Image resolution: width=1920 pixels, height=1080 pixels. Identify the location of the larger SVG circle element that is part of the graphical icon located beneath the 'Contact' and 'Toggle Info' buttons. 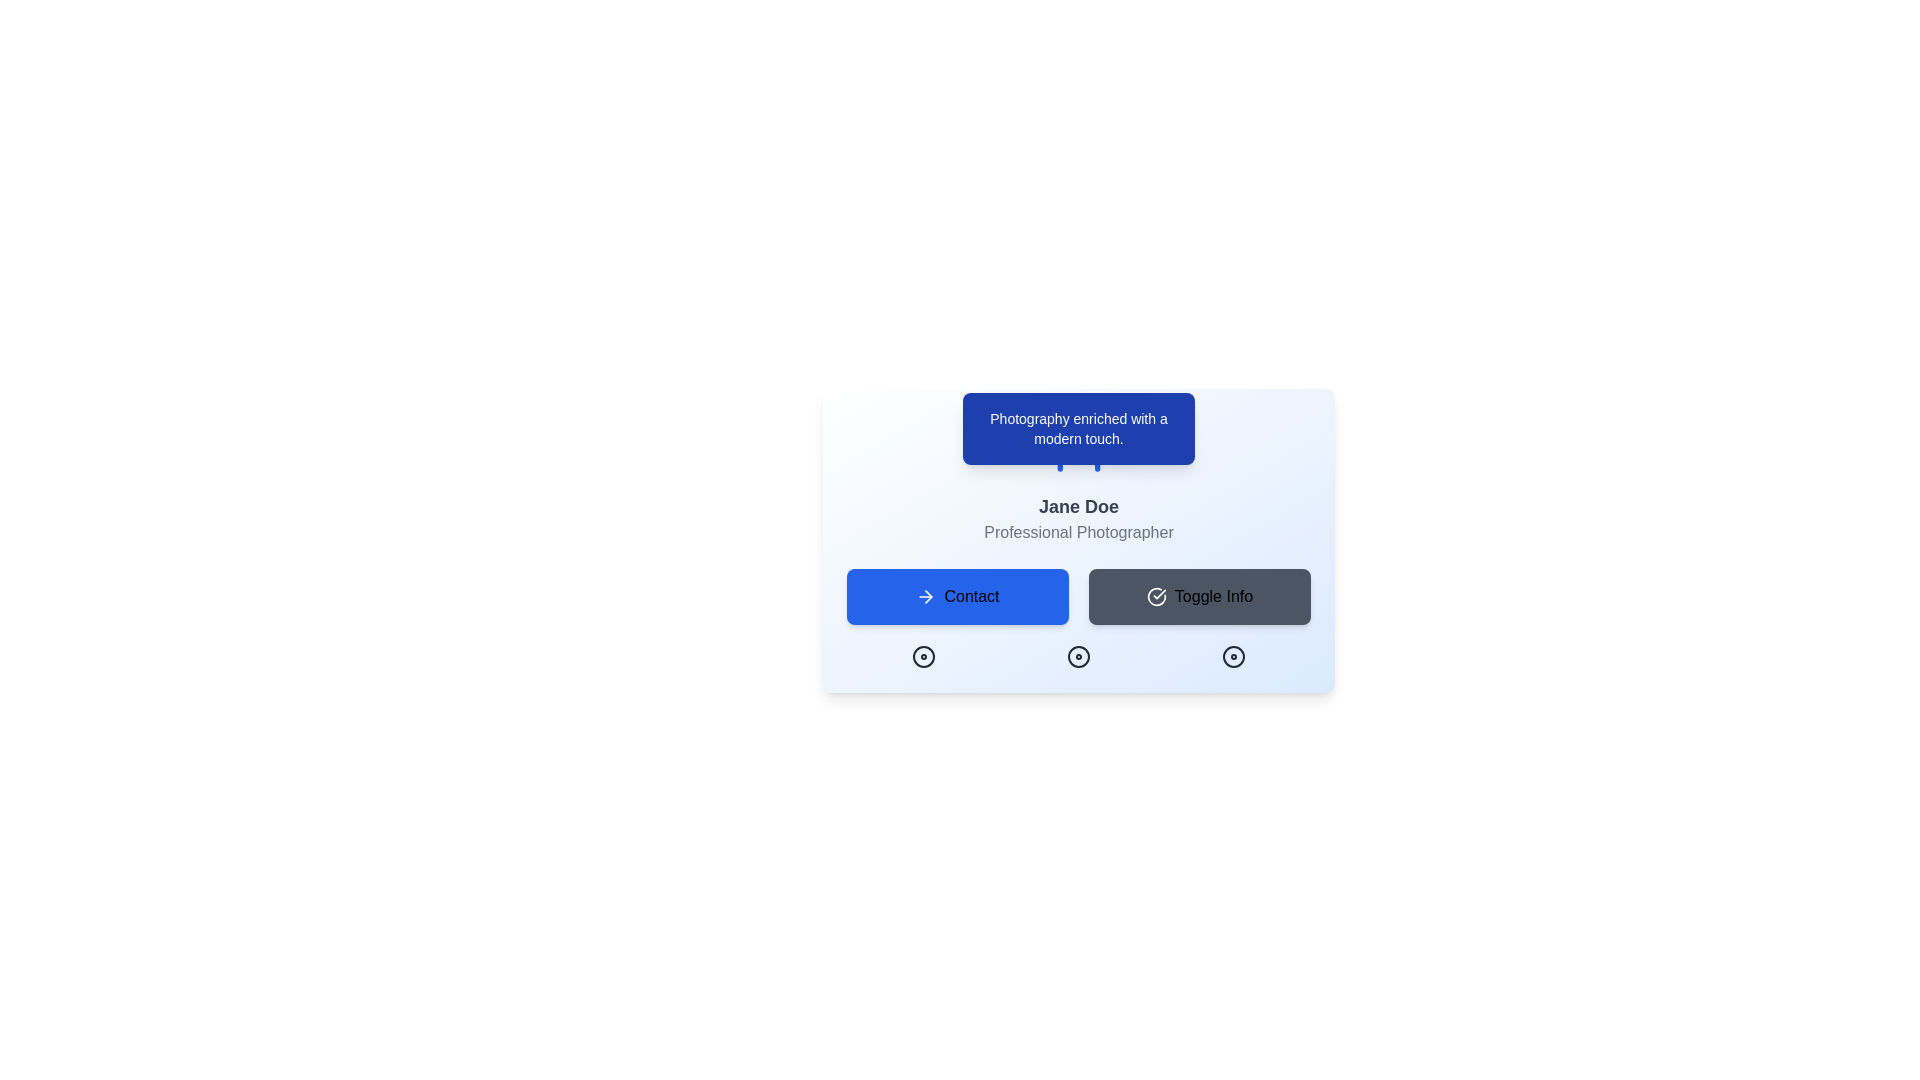
(1232, 656).